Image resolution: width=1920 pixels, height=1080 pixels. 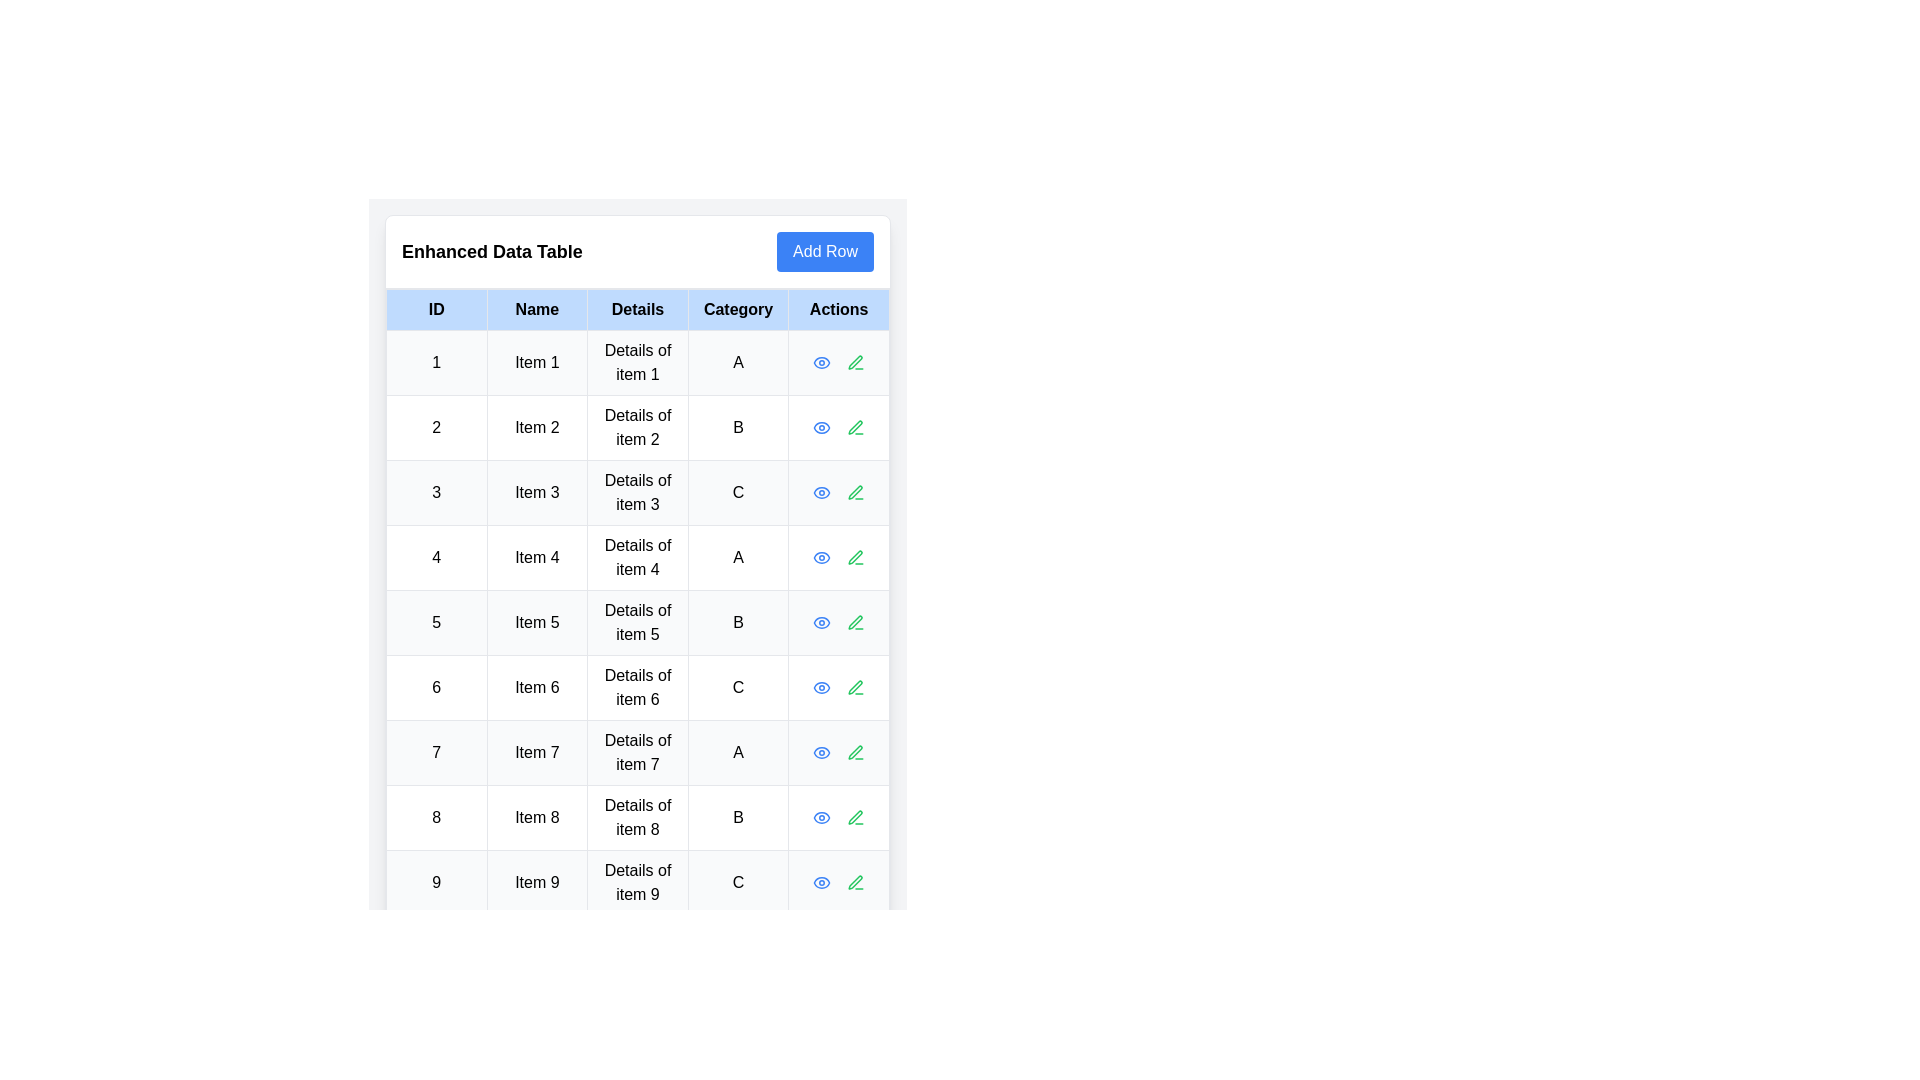 I want to click on the green outlined pencil icon in the 'Actions' column for 'Item 3', so click(x=855, y=492).